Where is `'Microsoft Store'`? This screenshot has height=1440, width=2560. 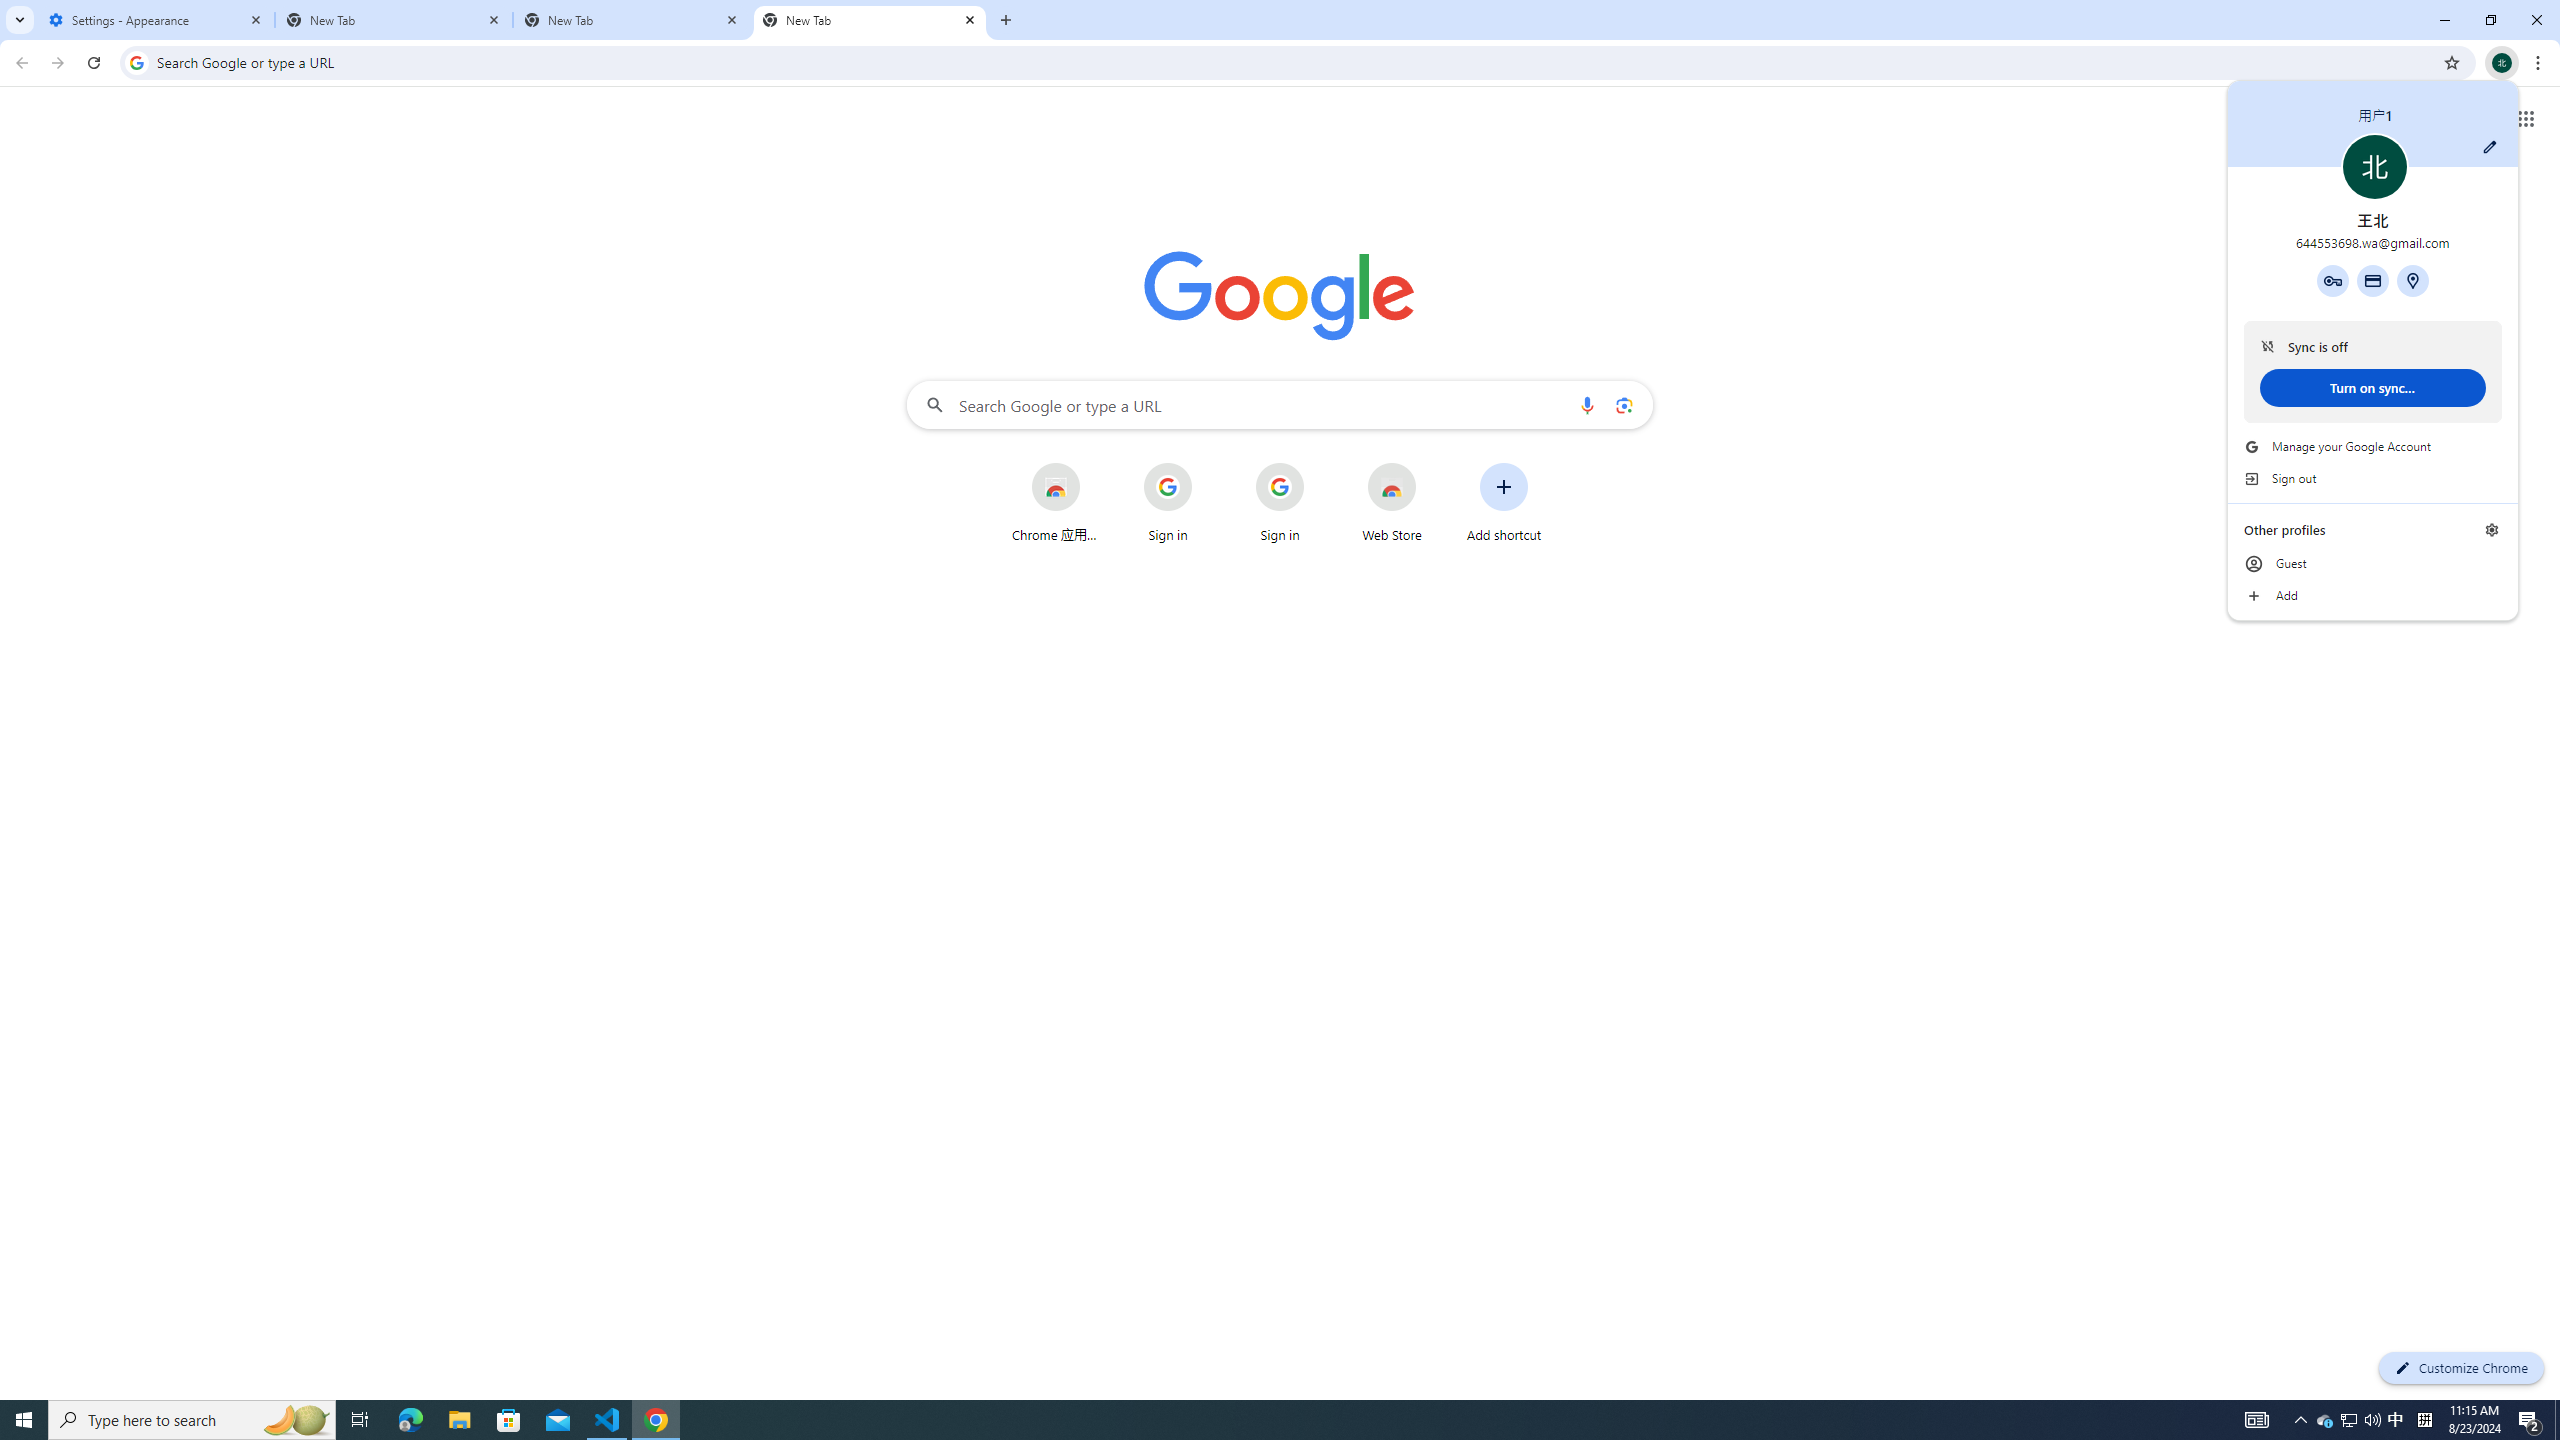
'Microsoft Store' is located at coordinates (607, 1418).